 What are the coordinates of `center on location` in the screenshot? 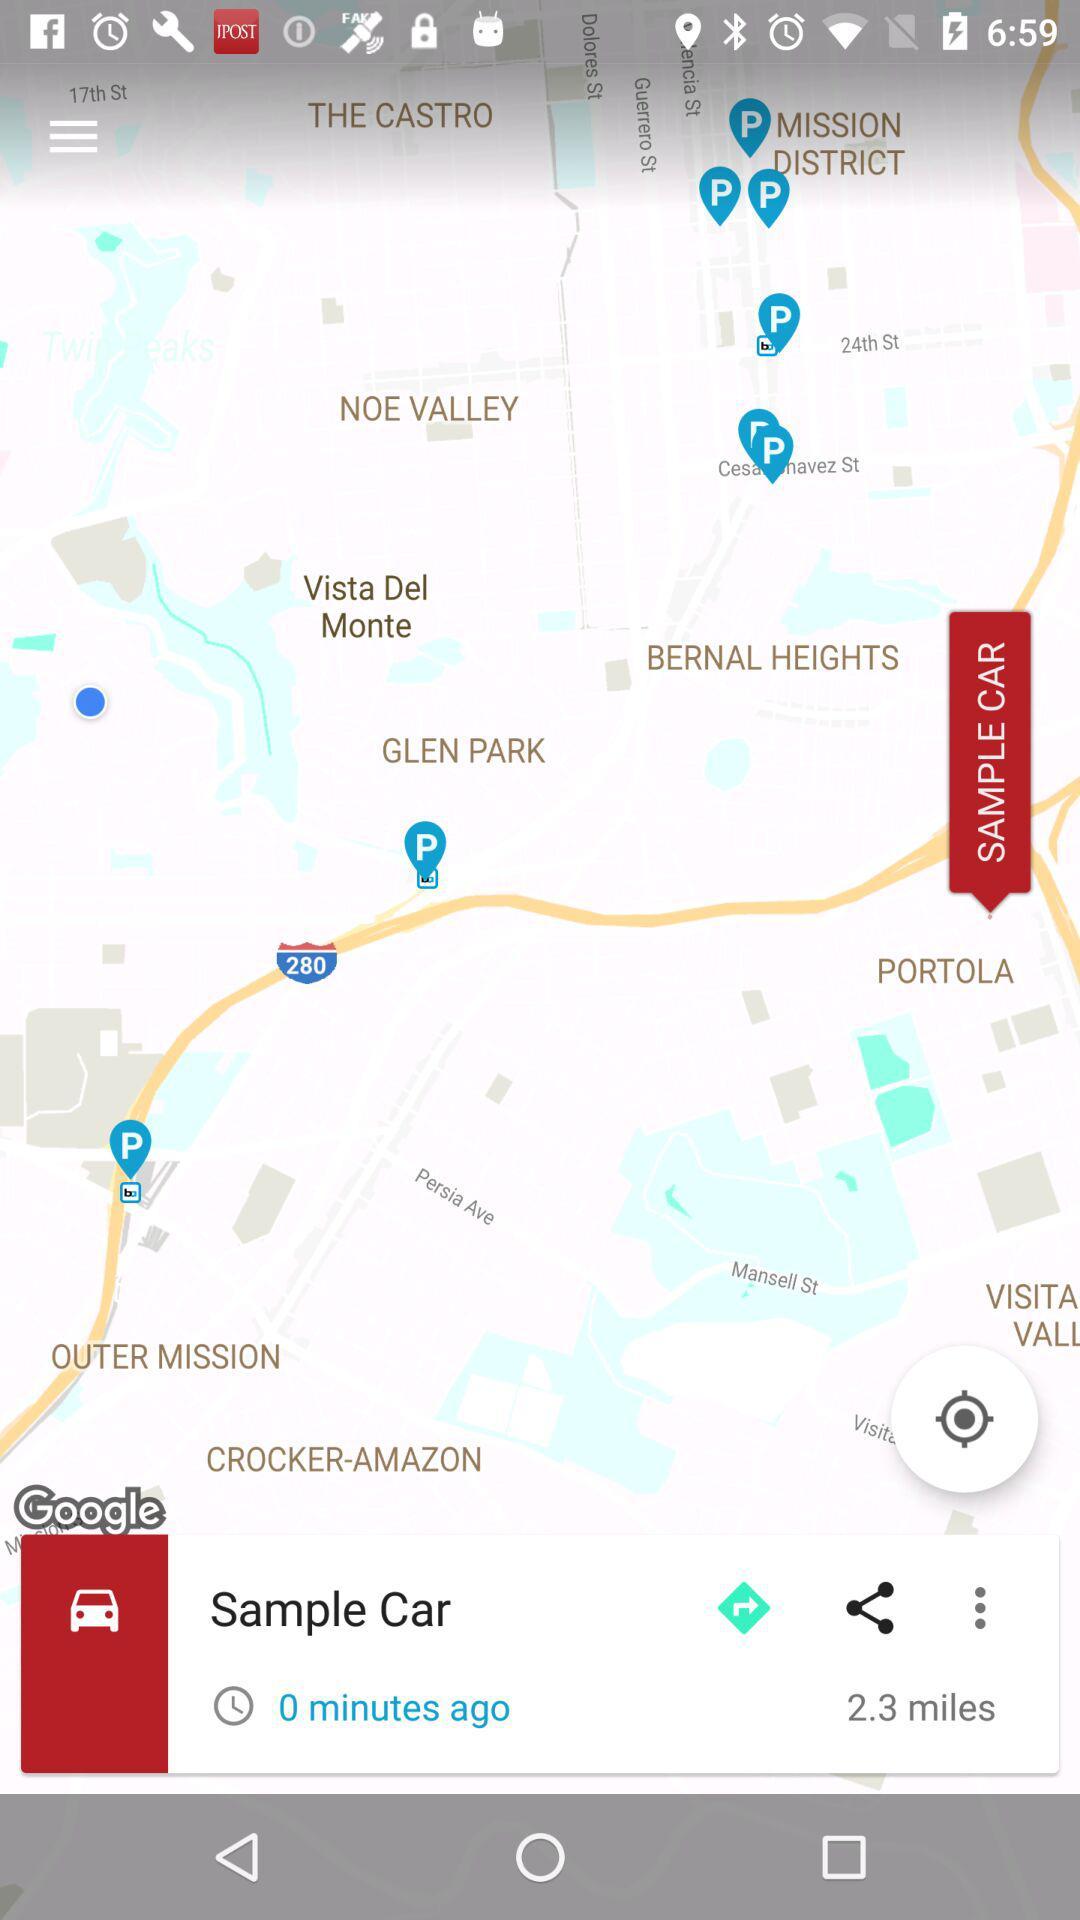 It's located at (963, 1418).